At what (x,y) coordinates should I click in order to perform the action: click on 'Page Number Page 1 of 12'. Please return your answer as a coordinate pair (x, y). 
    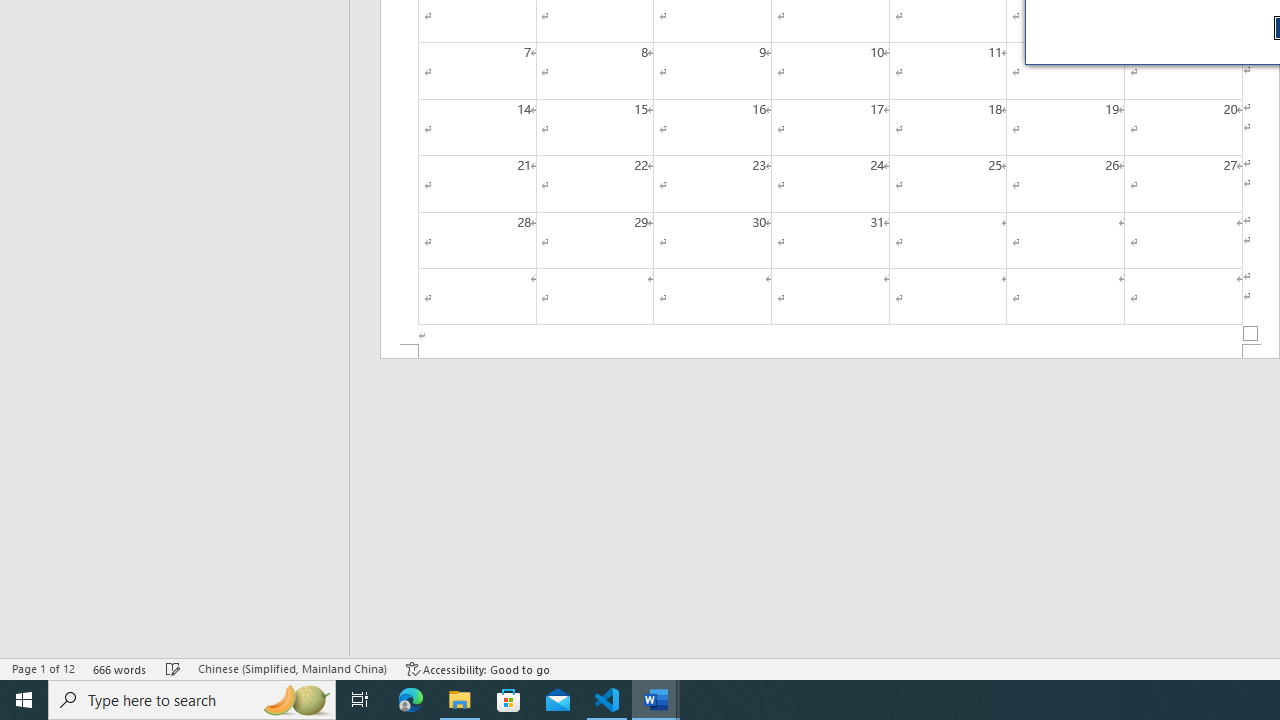
    Looking at the image, I should click on (43, 669).